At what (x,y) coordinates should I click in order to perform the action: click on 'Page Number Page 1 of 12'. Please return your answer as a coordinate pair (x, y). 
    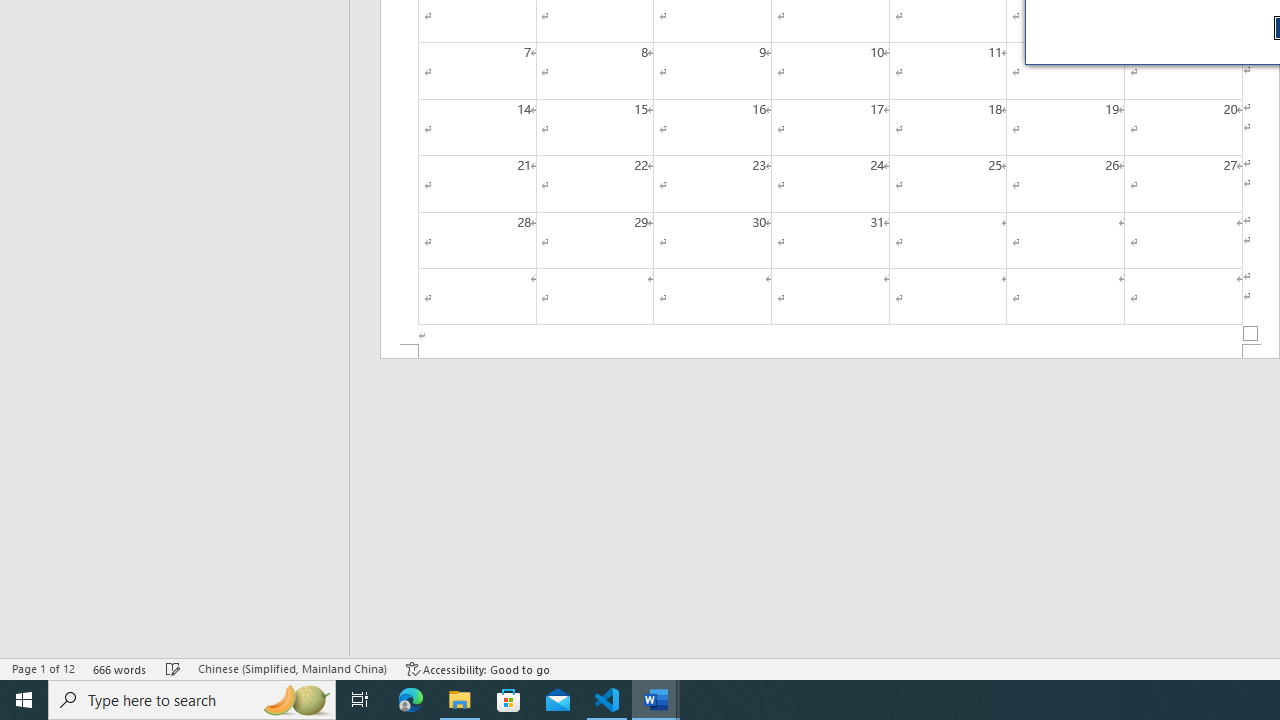
    Looking at the image, I should click on (43, 669).